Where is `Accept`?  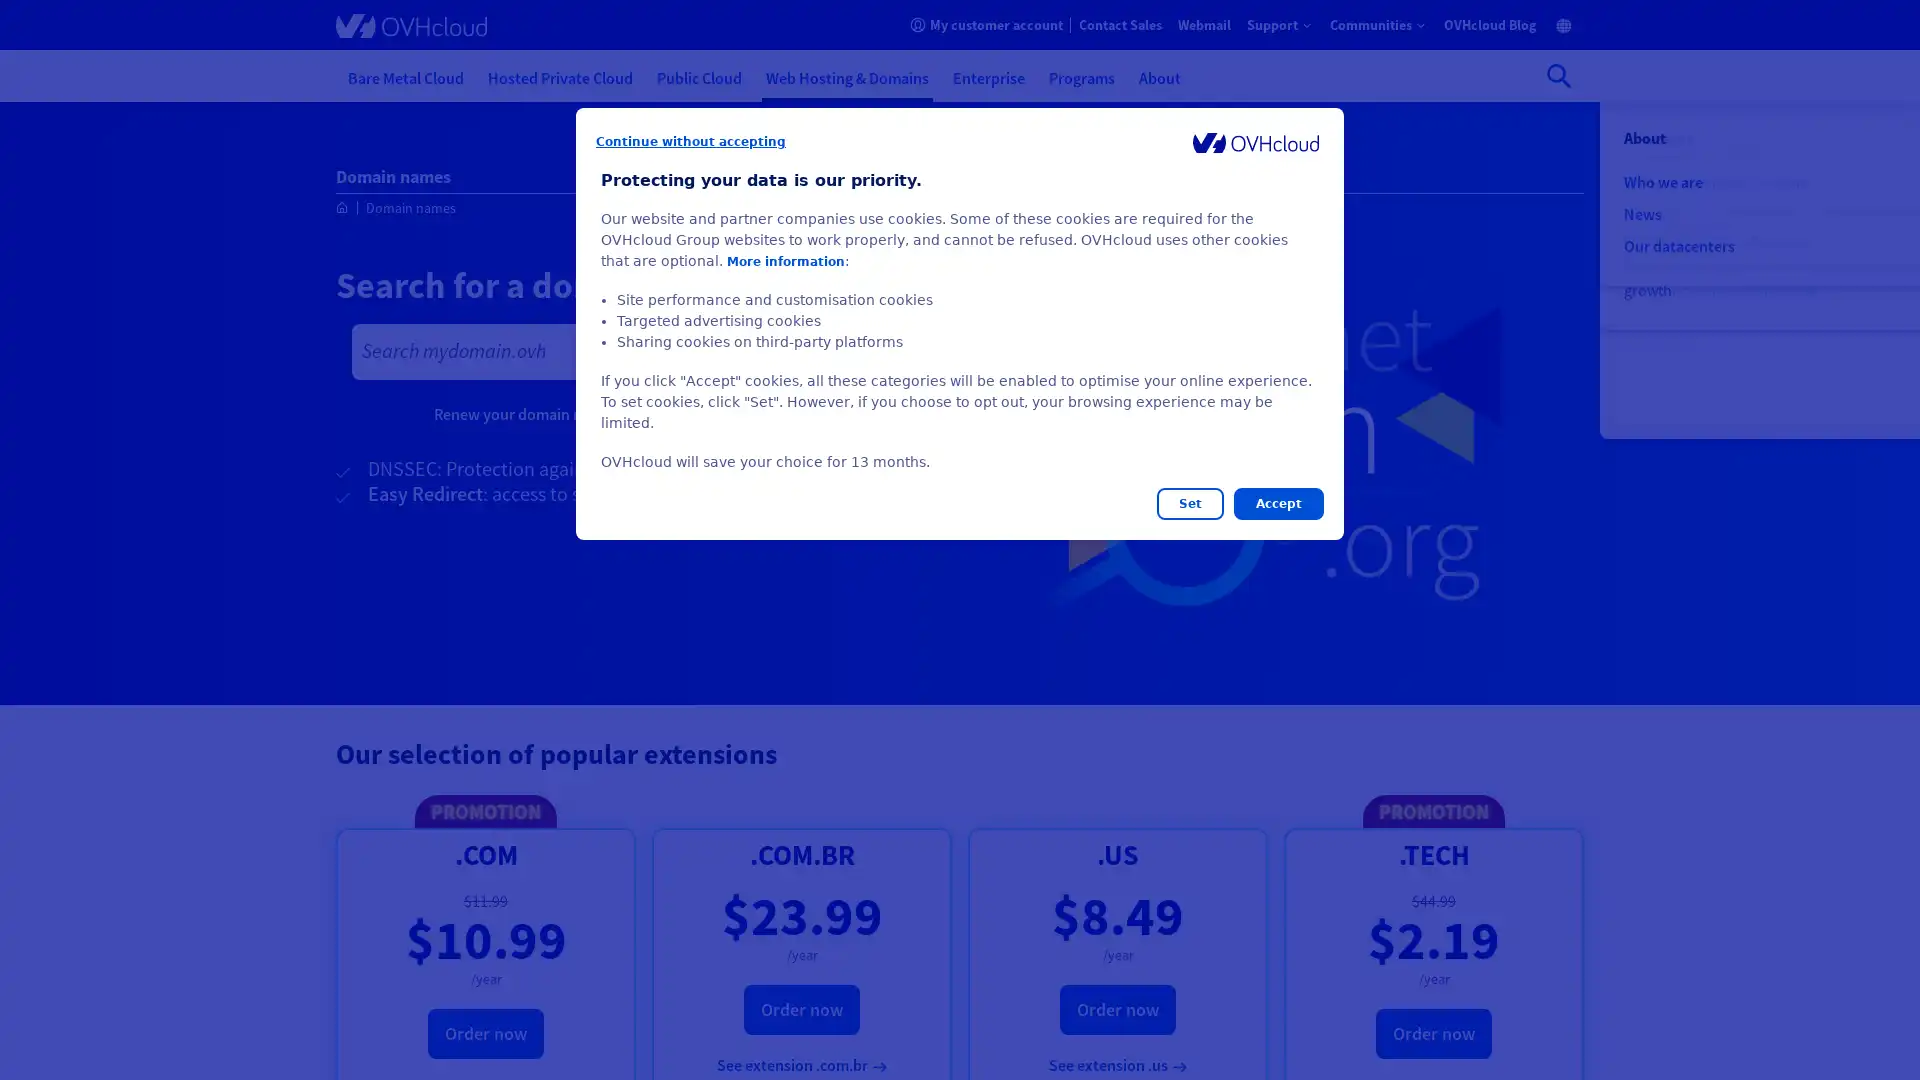 Accept is located at coordinates (1277, 503).